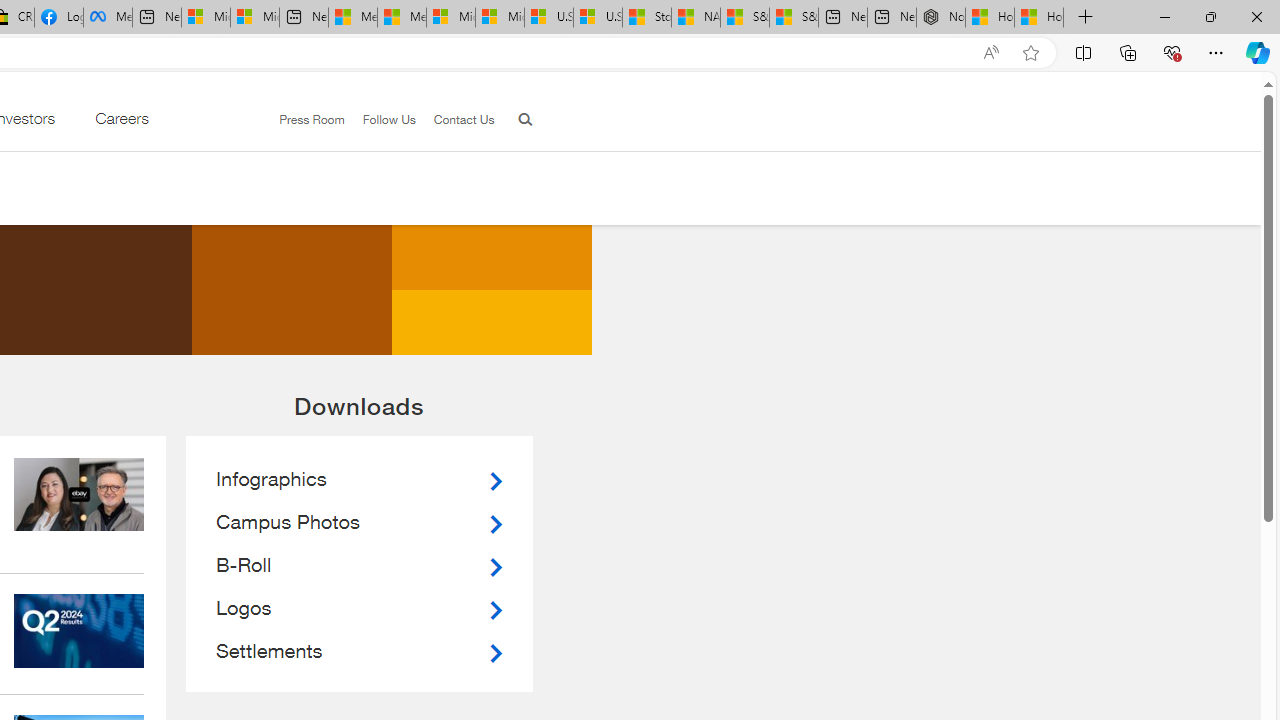  What do you see at coordinates (120, 123) in the screenshot?
I see `'Careers'` at bounding box center [120, 123].